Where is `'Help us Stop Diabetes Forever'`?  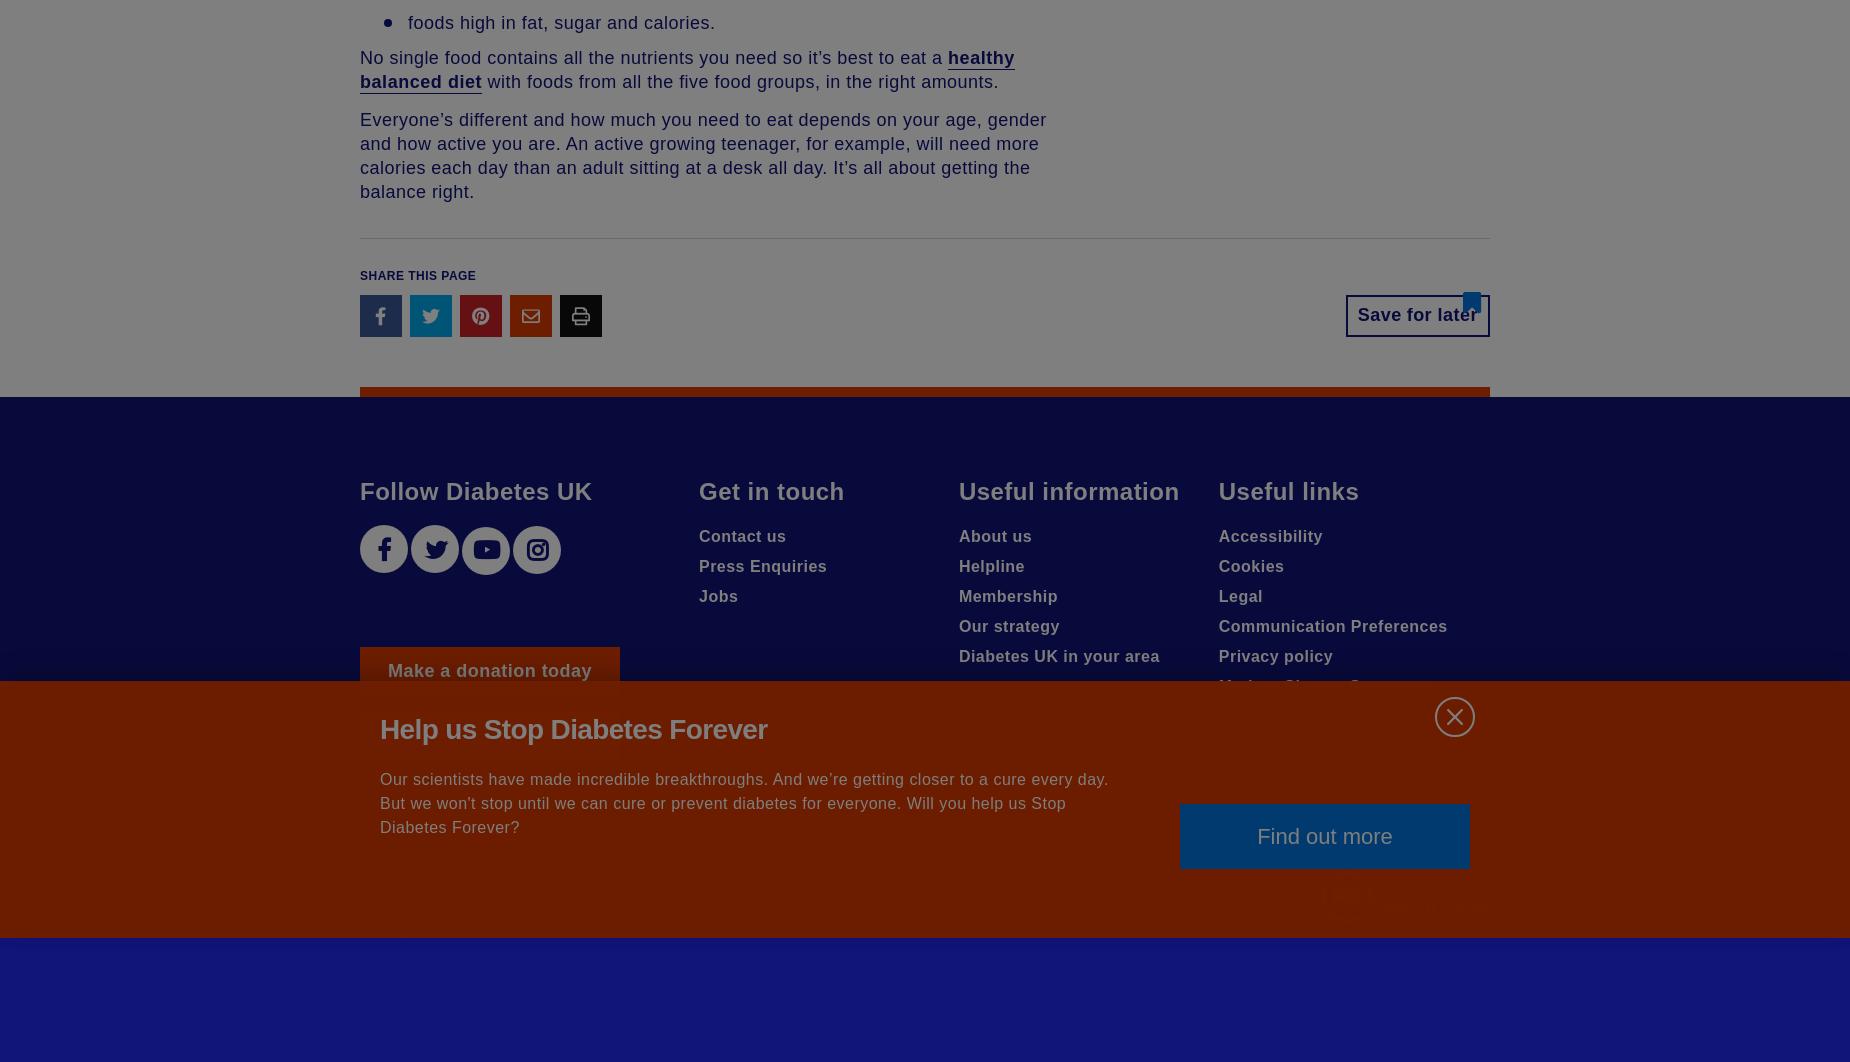
'Help us Stop Diabetes Forever' is located at coordinates (573, 729).